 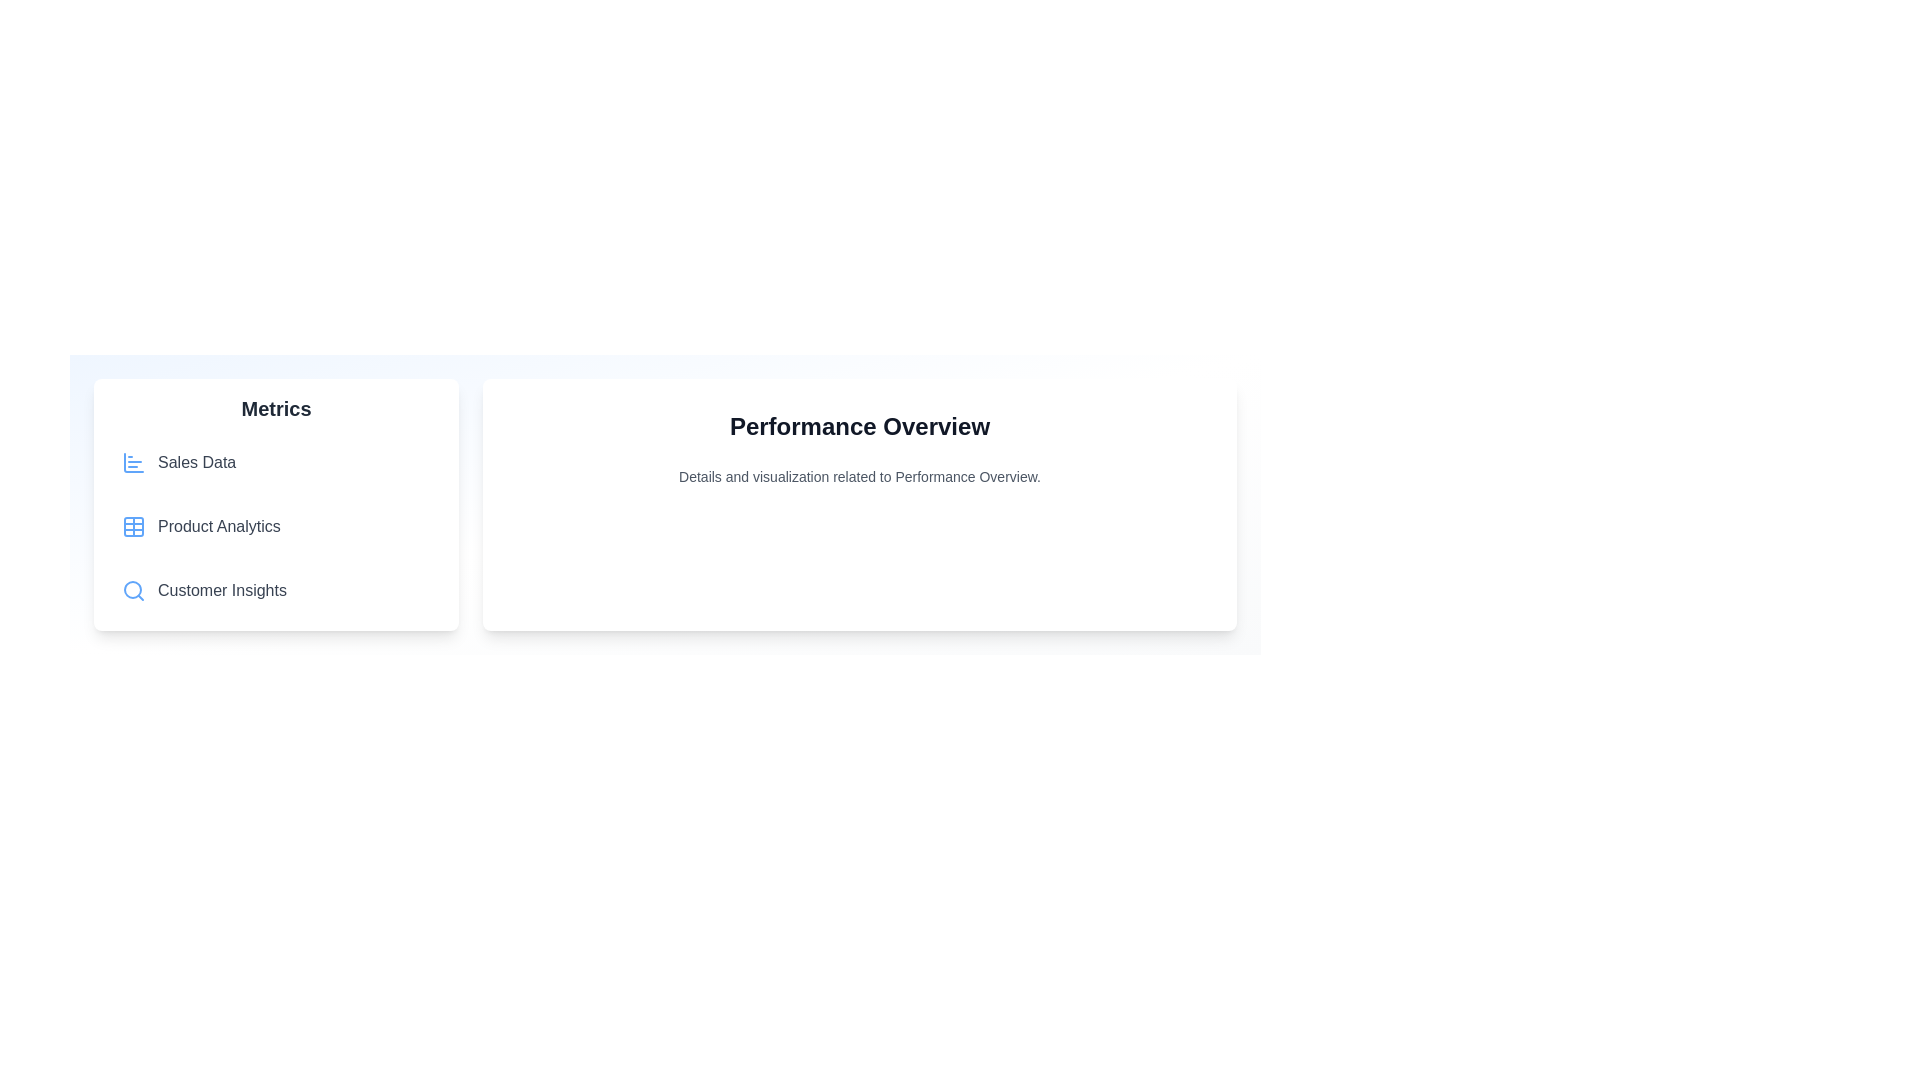 What do you see at coordinates (275, 462) in the screenshot?
I see `keyboard navigation` at bounding box center [275, 462].